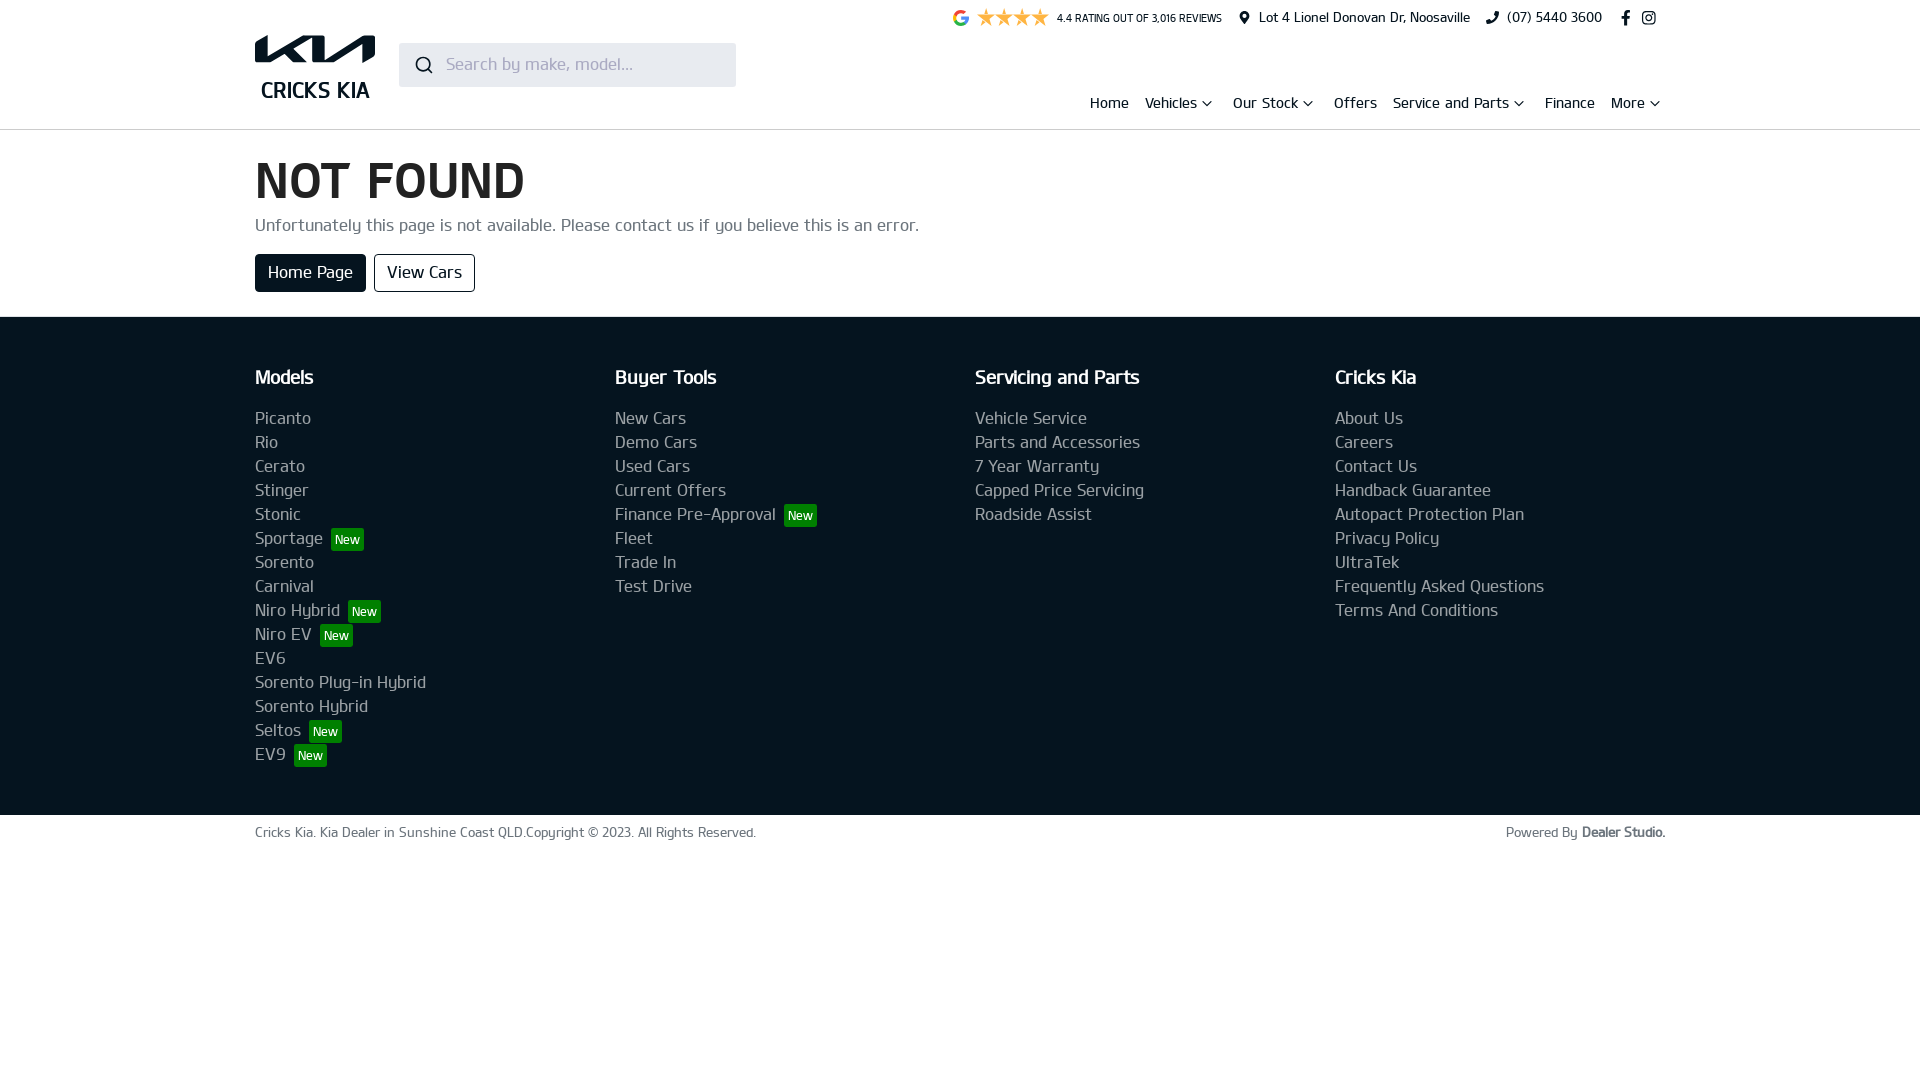  What do you see at coordinates (253, 537) in the screenshot?
I see `'Sportage'` at bounding box center [253, 537].